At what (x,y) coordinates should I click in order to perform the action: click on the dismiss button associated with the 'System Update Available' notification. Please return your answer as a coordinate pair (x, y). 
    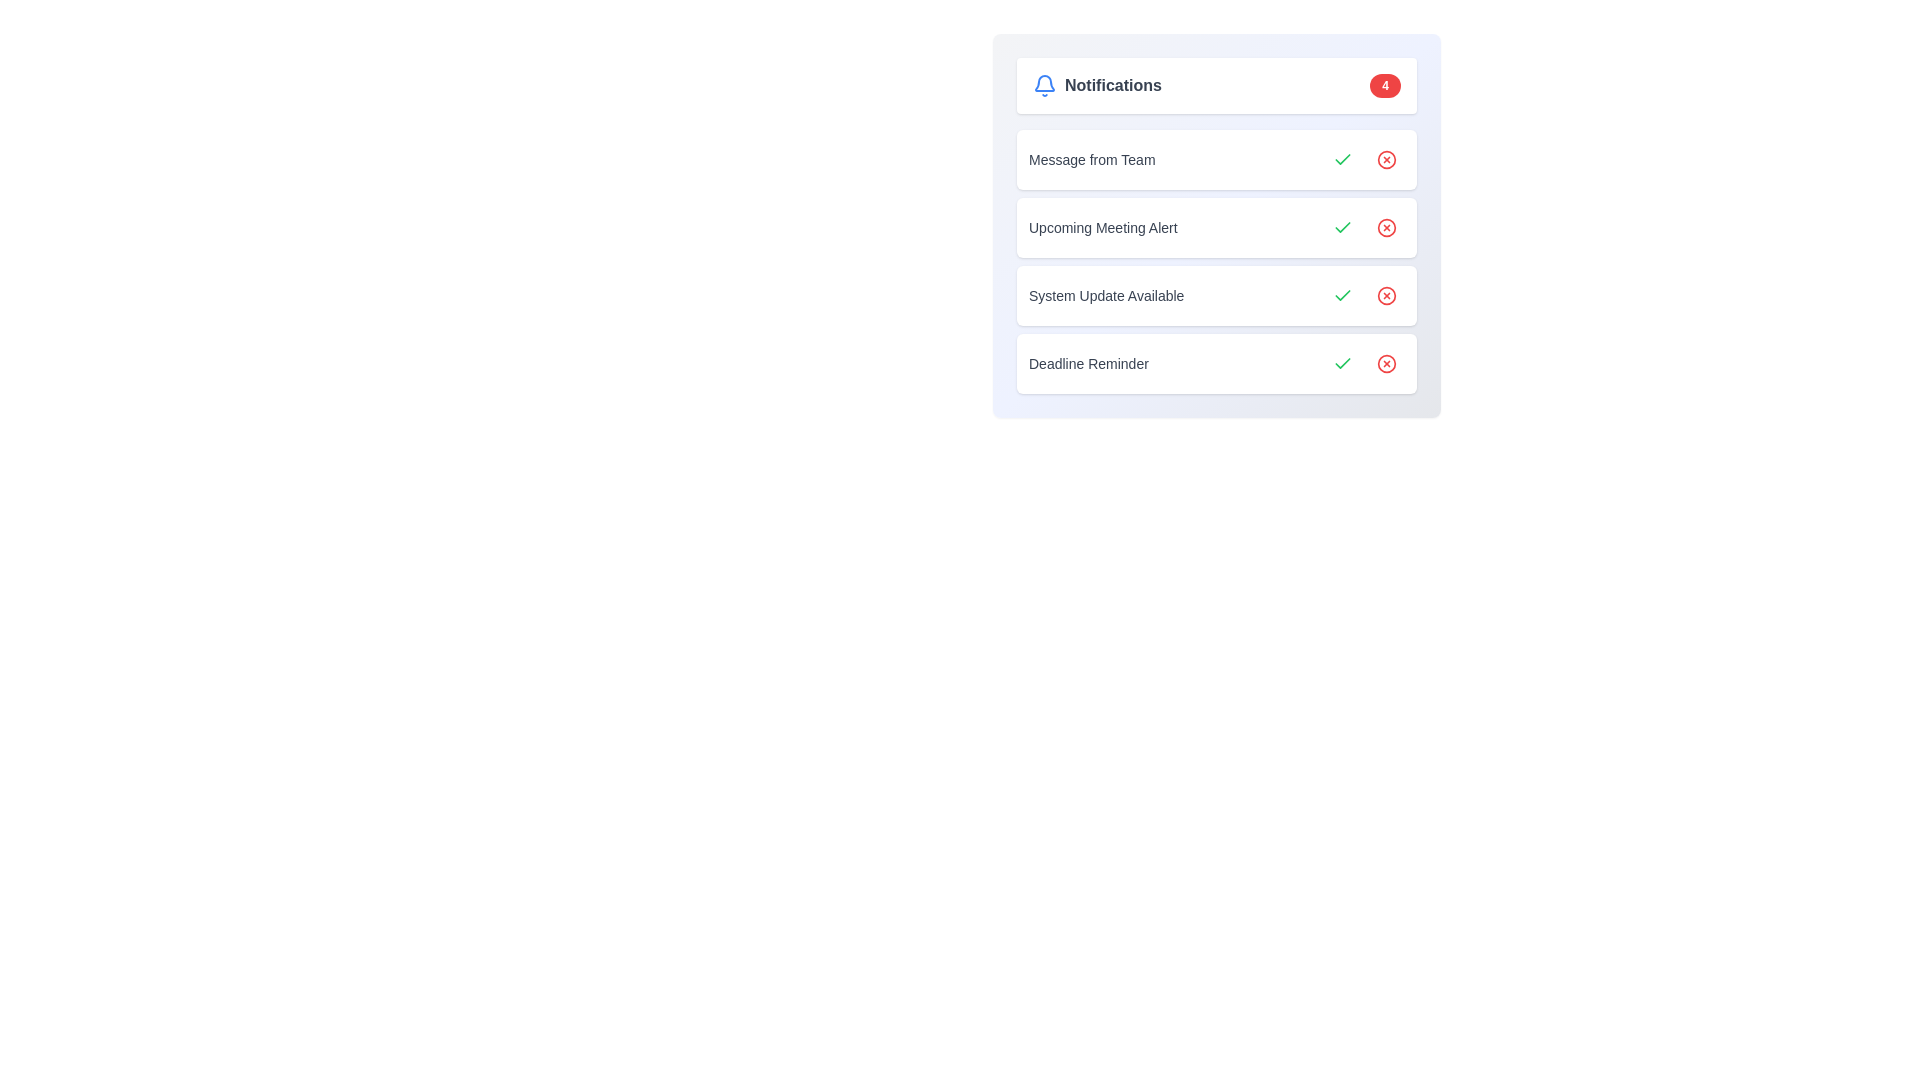
    Looking at the image, I should click on (1386, 296).